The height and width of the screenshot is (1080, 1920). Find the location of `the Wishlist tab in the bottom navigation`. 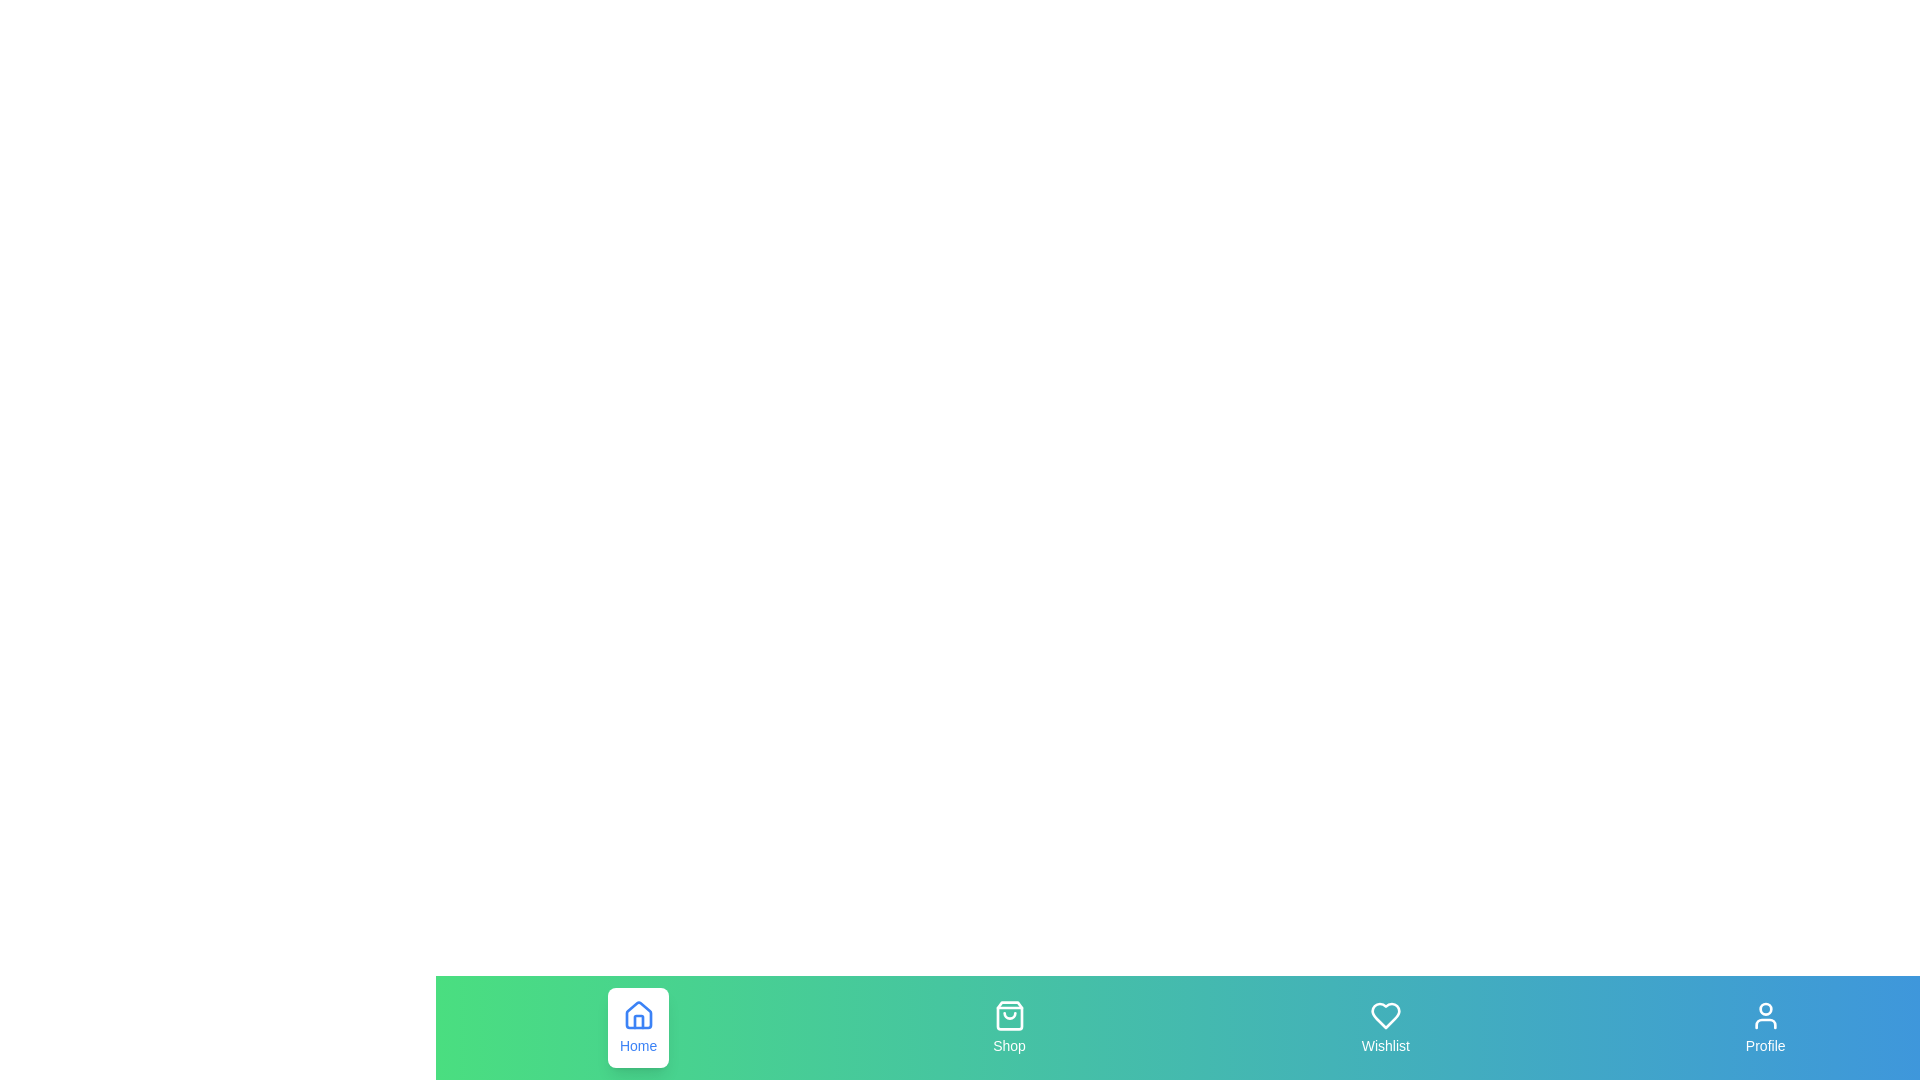

the Wishlist tab in the bottom navigation is located at coordinates (1384, 1028).